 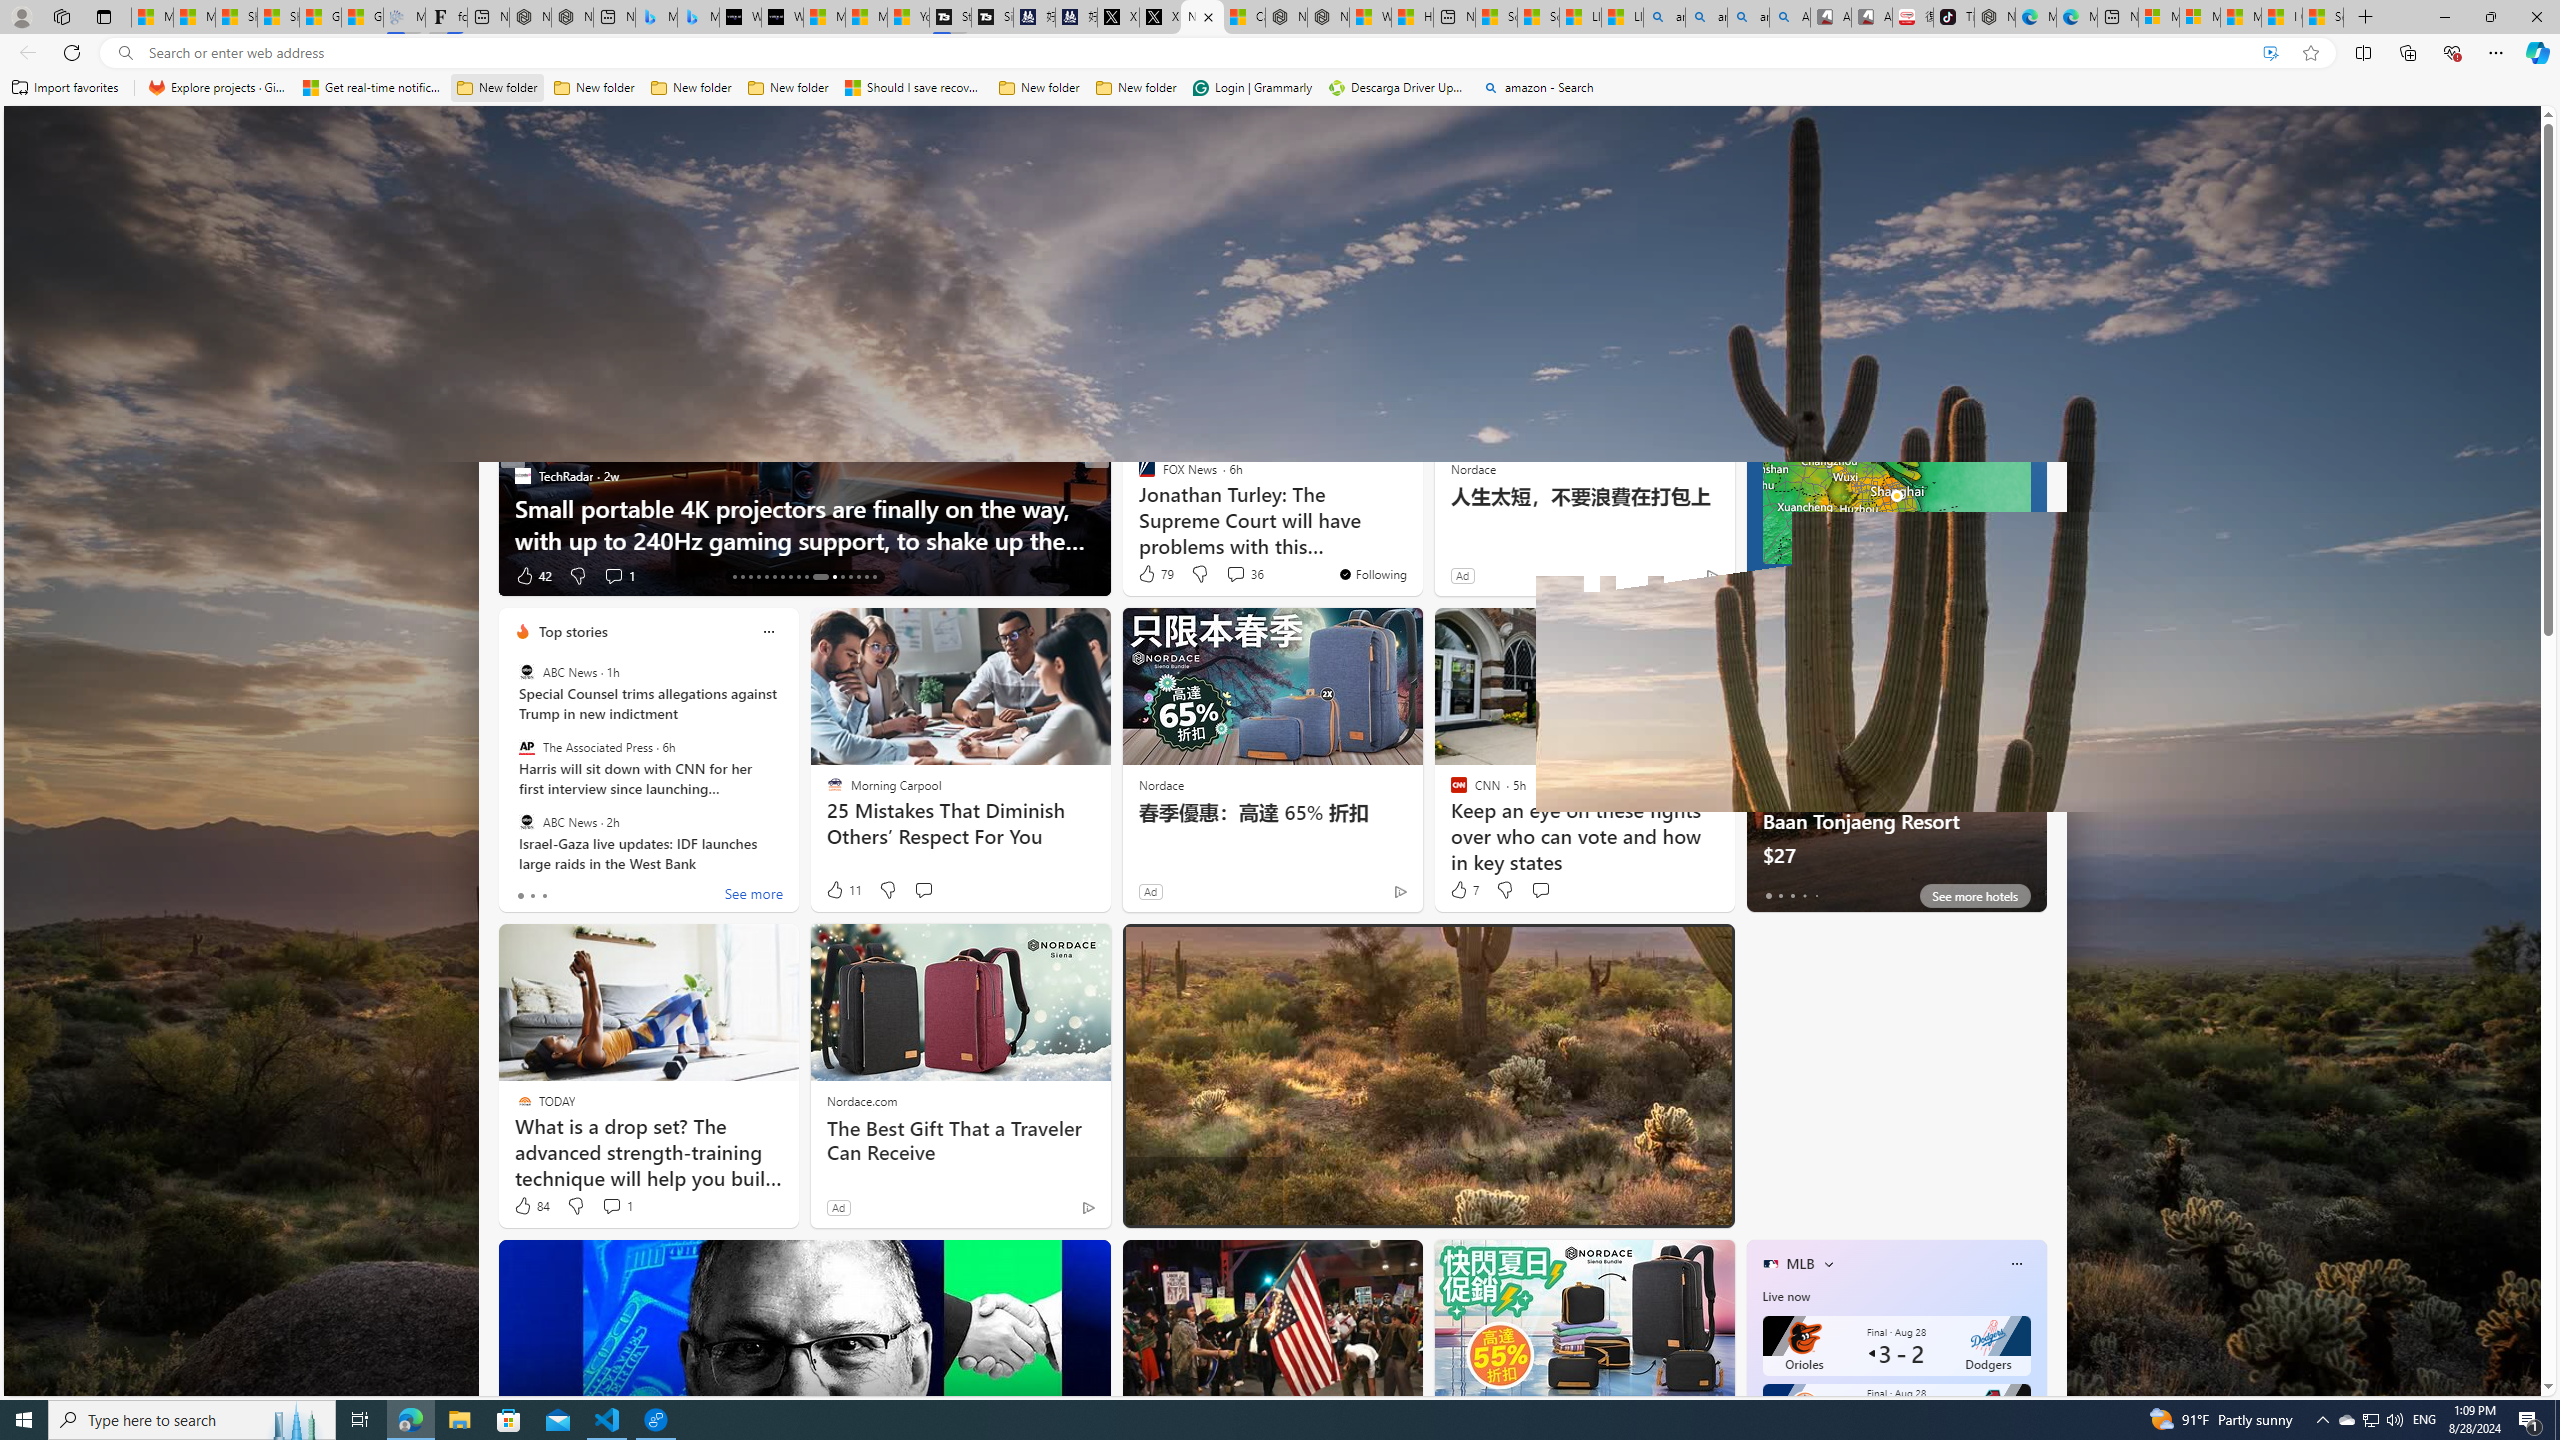 What do you see at coordinates (656, 16) in the screenshot?
I see `'Microsoft Bing Travel - Stays in Bangkok, Bangkok, Thailand'` at bounding box center [656, 16].